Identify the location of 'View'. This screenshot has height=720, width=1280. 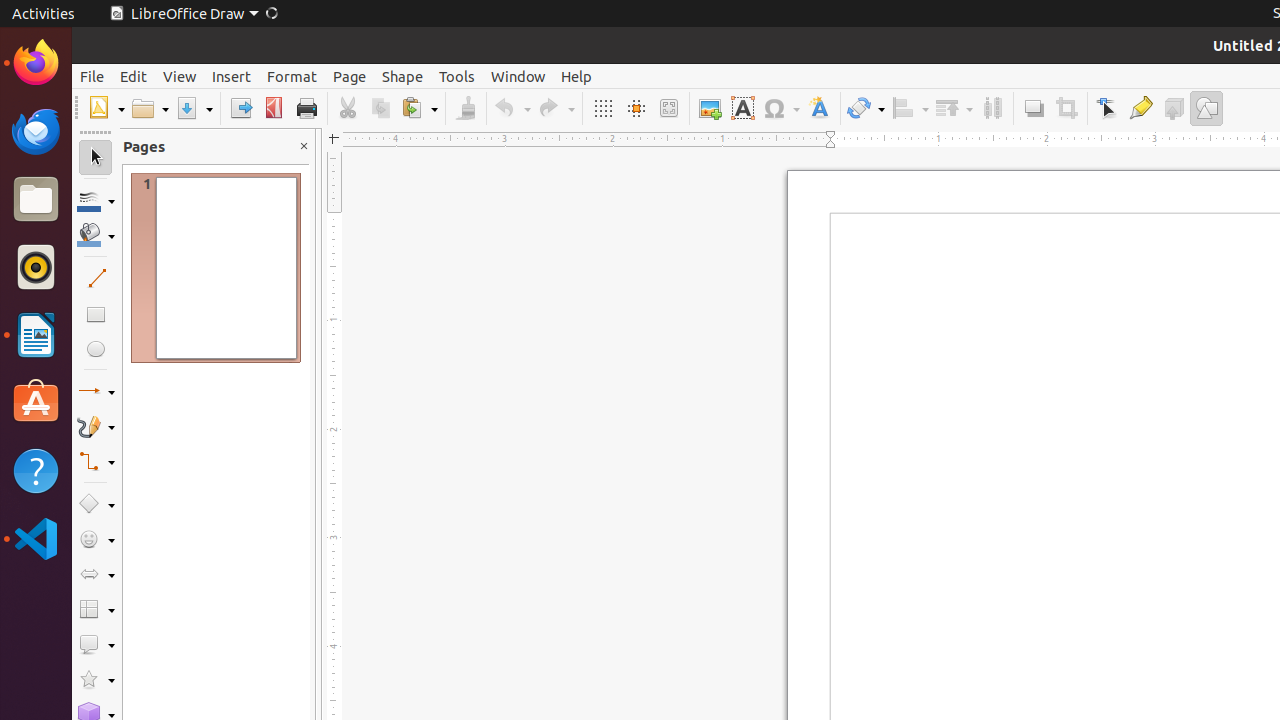
(179, 75).